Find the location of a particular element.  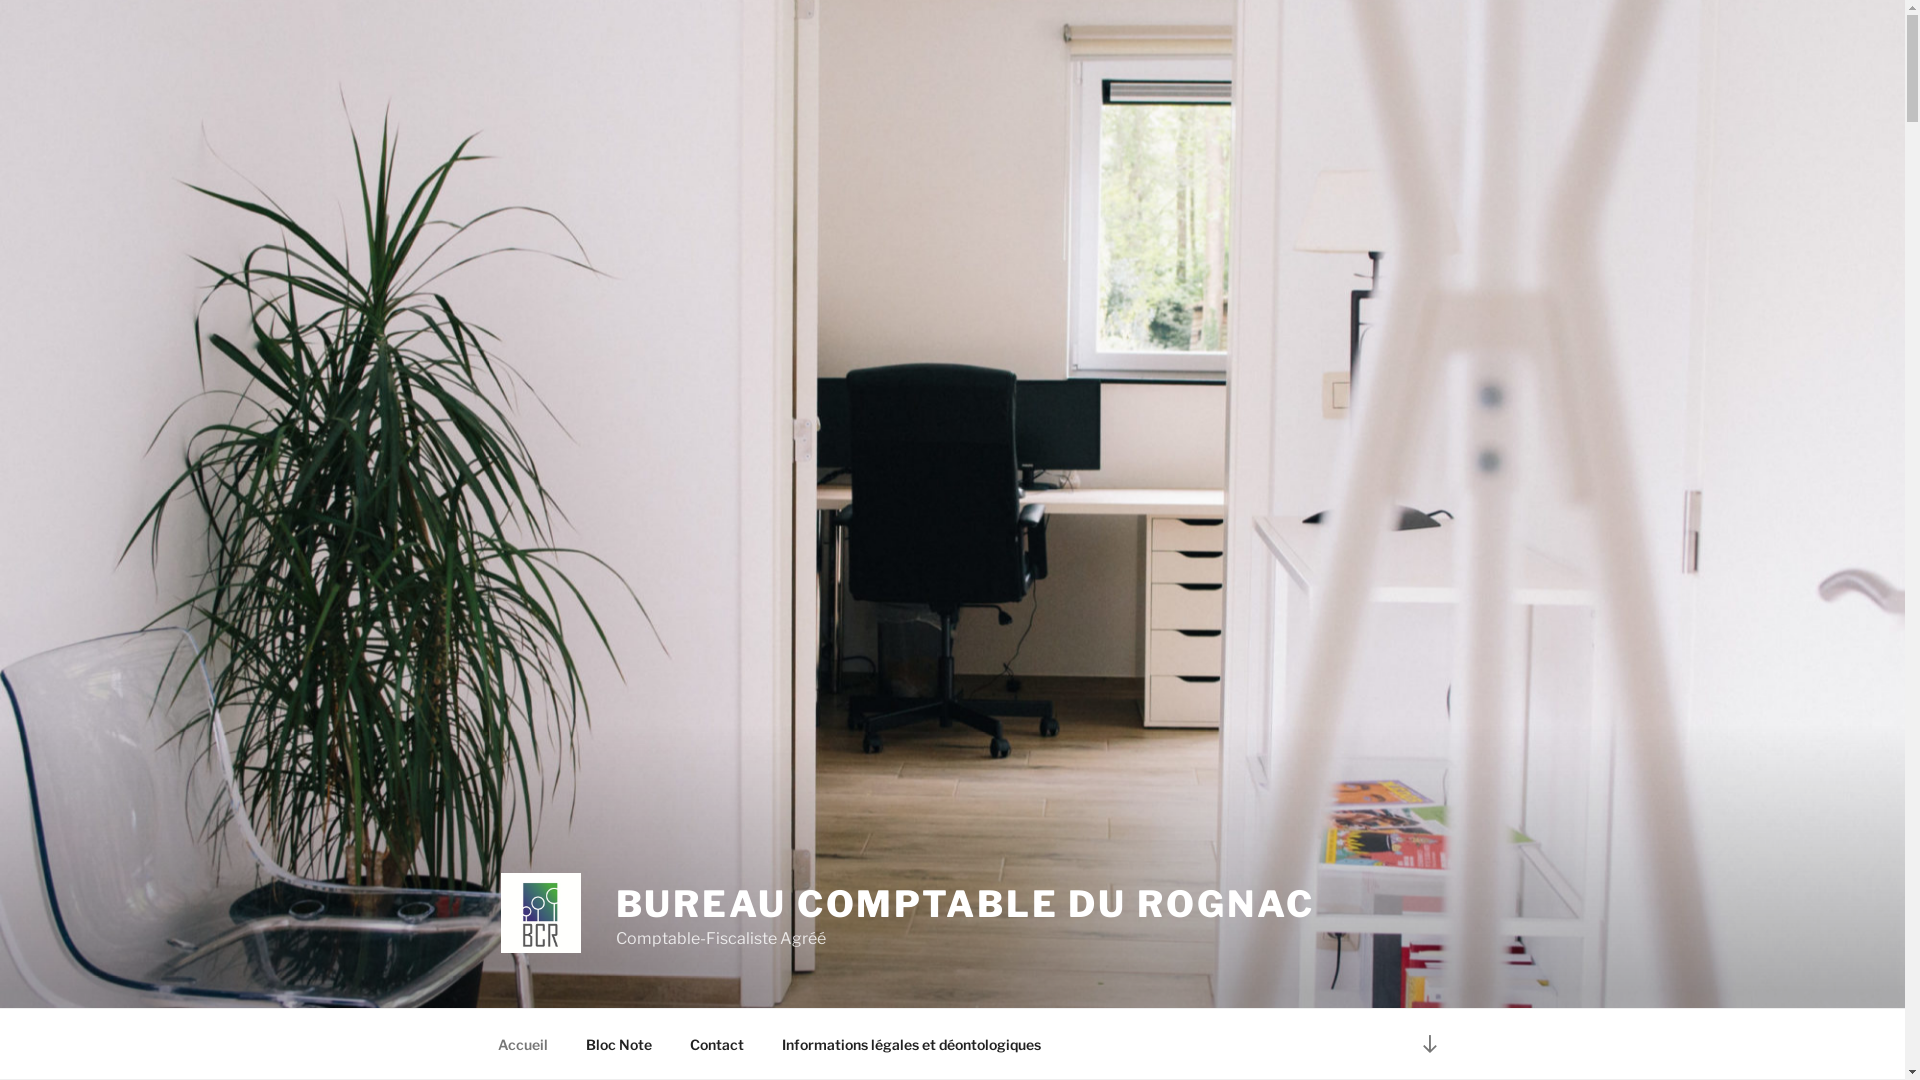

'Accueil' is located at coordinates (522, 1043).